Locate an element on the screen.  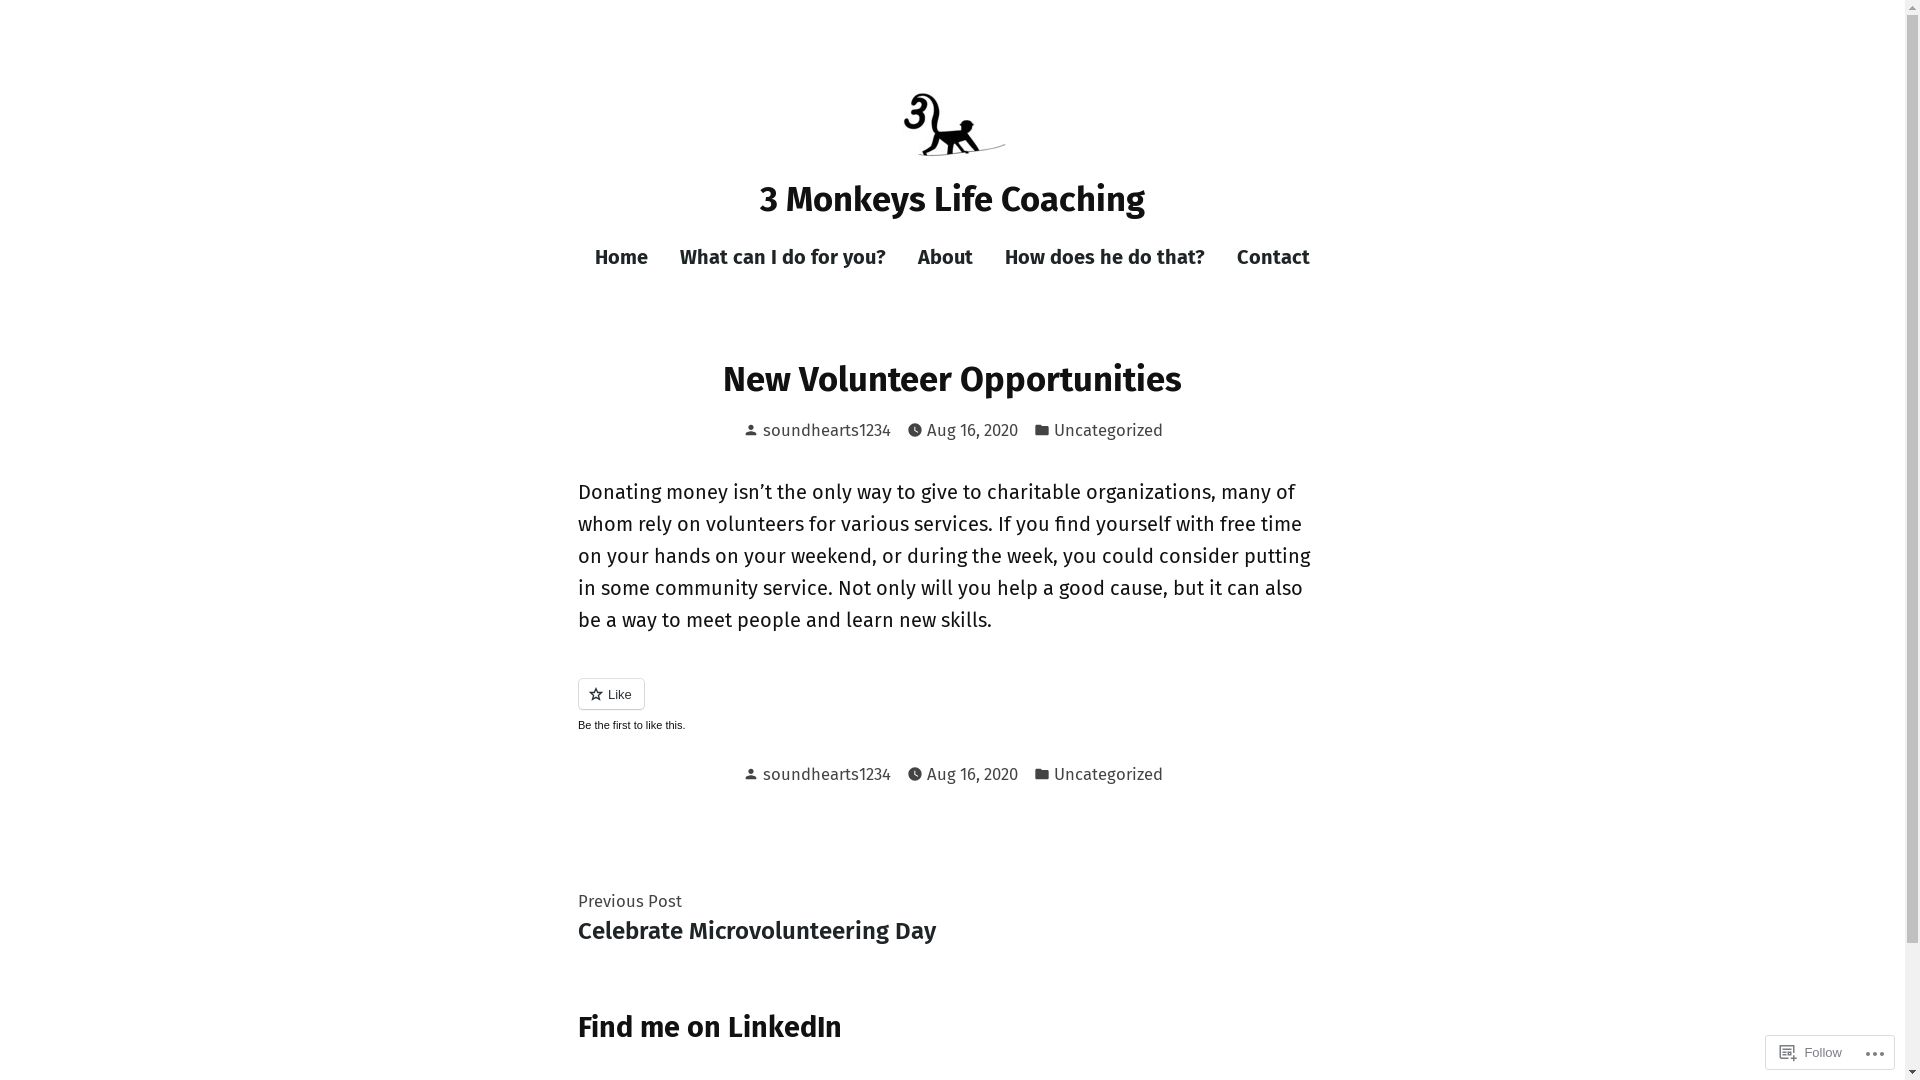
'Home' is located at coordinates (628, 256).